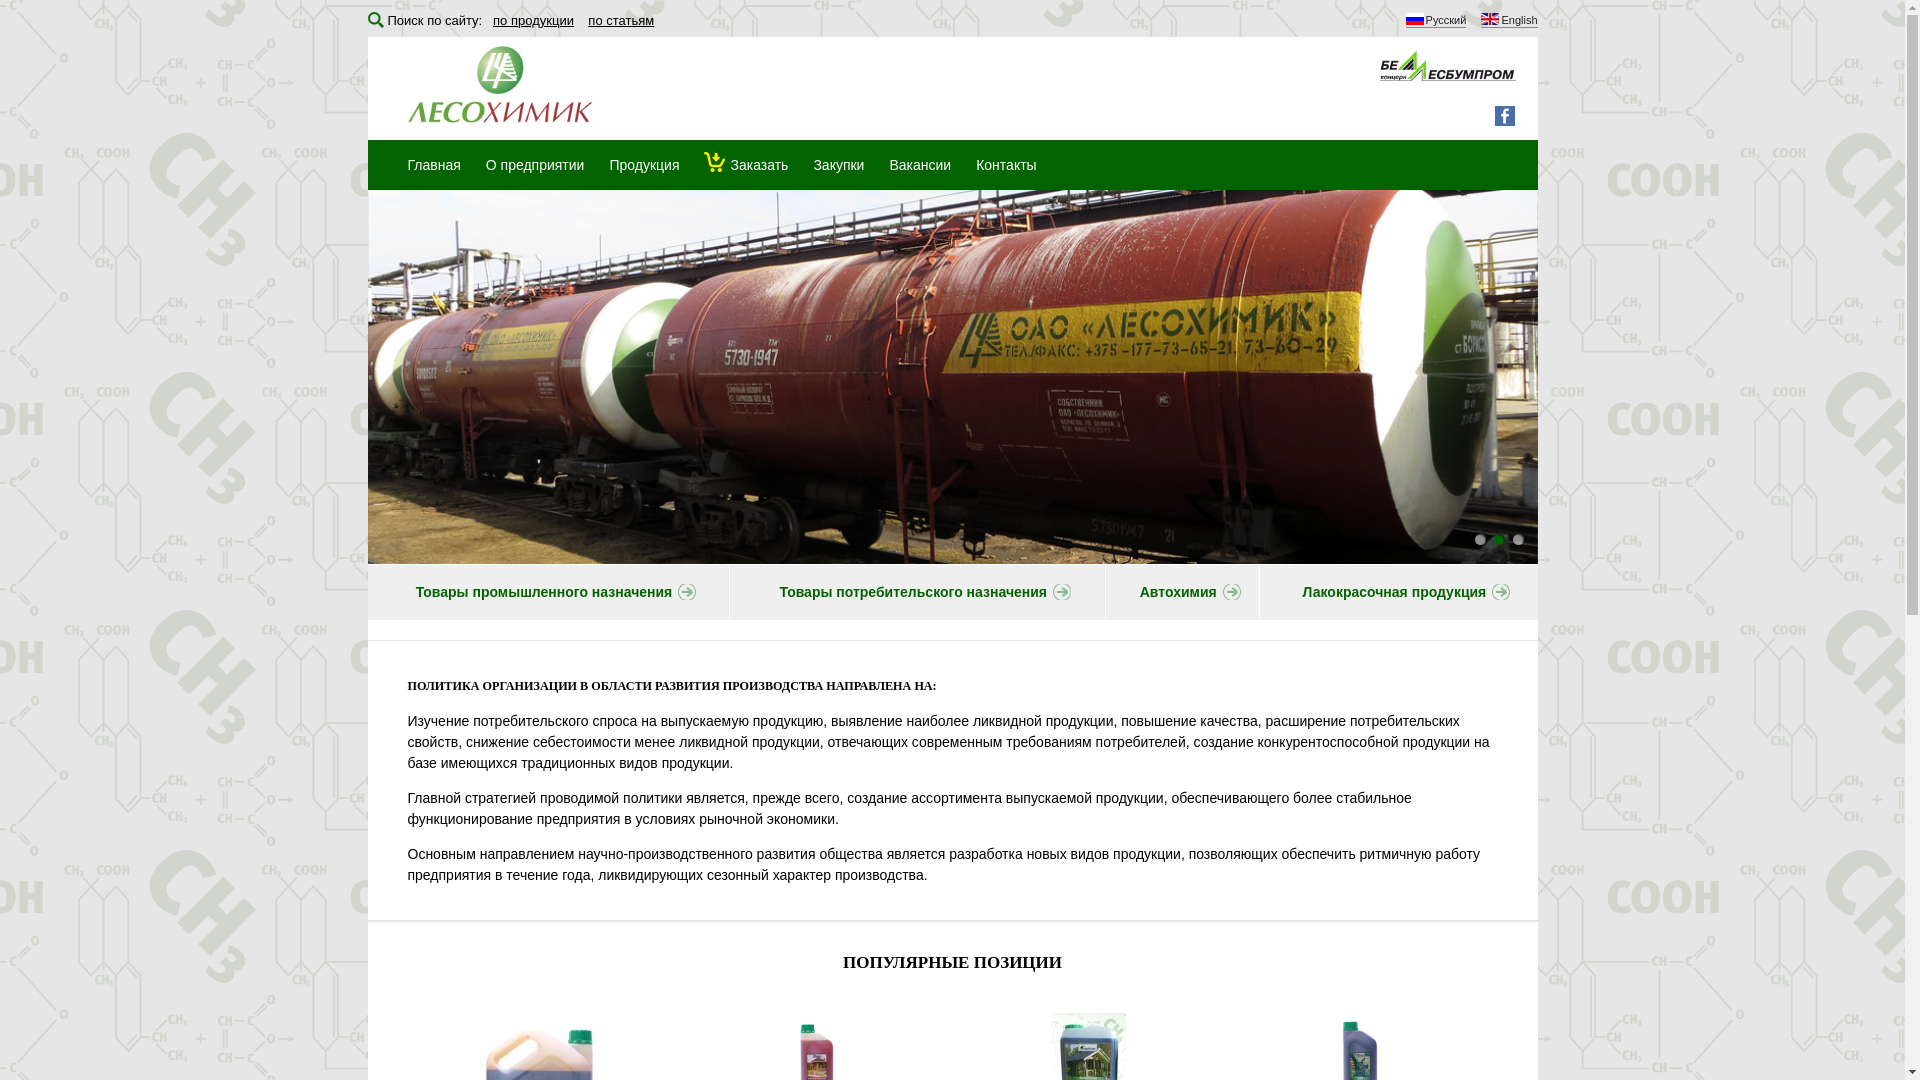  Describe the element at coordinates (1512, 538) in the screenshot. I see `'3'` at that location.